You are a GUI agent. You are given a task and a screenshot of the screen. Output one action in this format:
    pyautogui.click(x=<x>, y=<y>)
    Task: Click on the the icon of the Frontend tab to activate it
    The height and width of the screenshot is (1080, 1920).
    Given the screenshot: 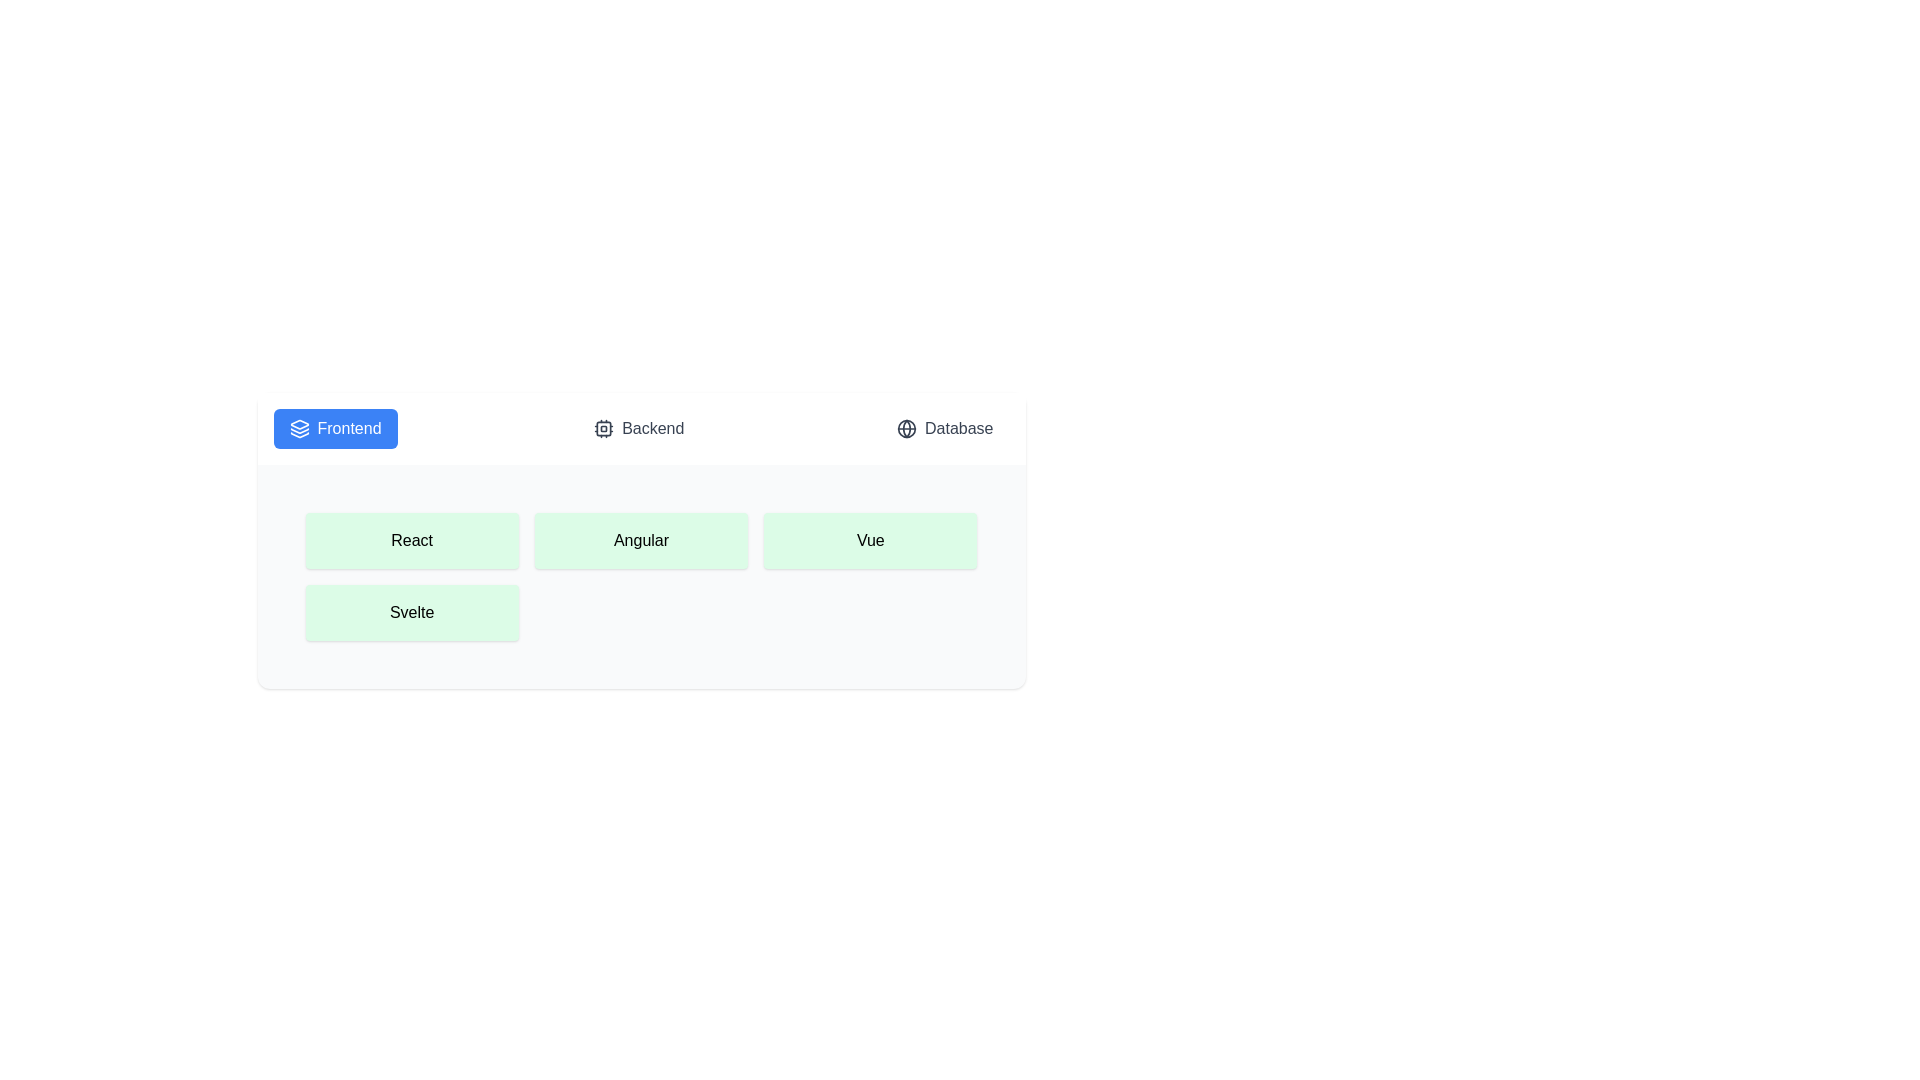 What is the action you would take?
    pyautogui.click(x=298, y=427)
    